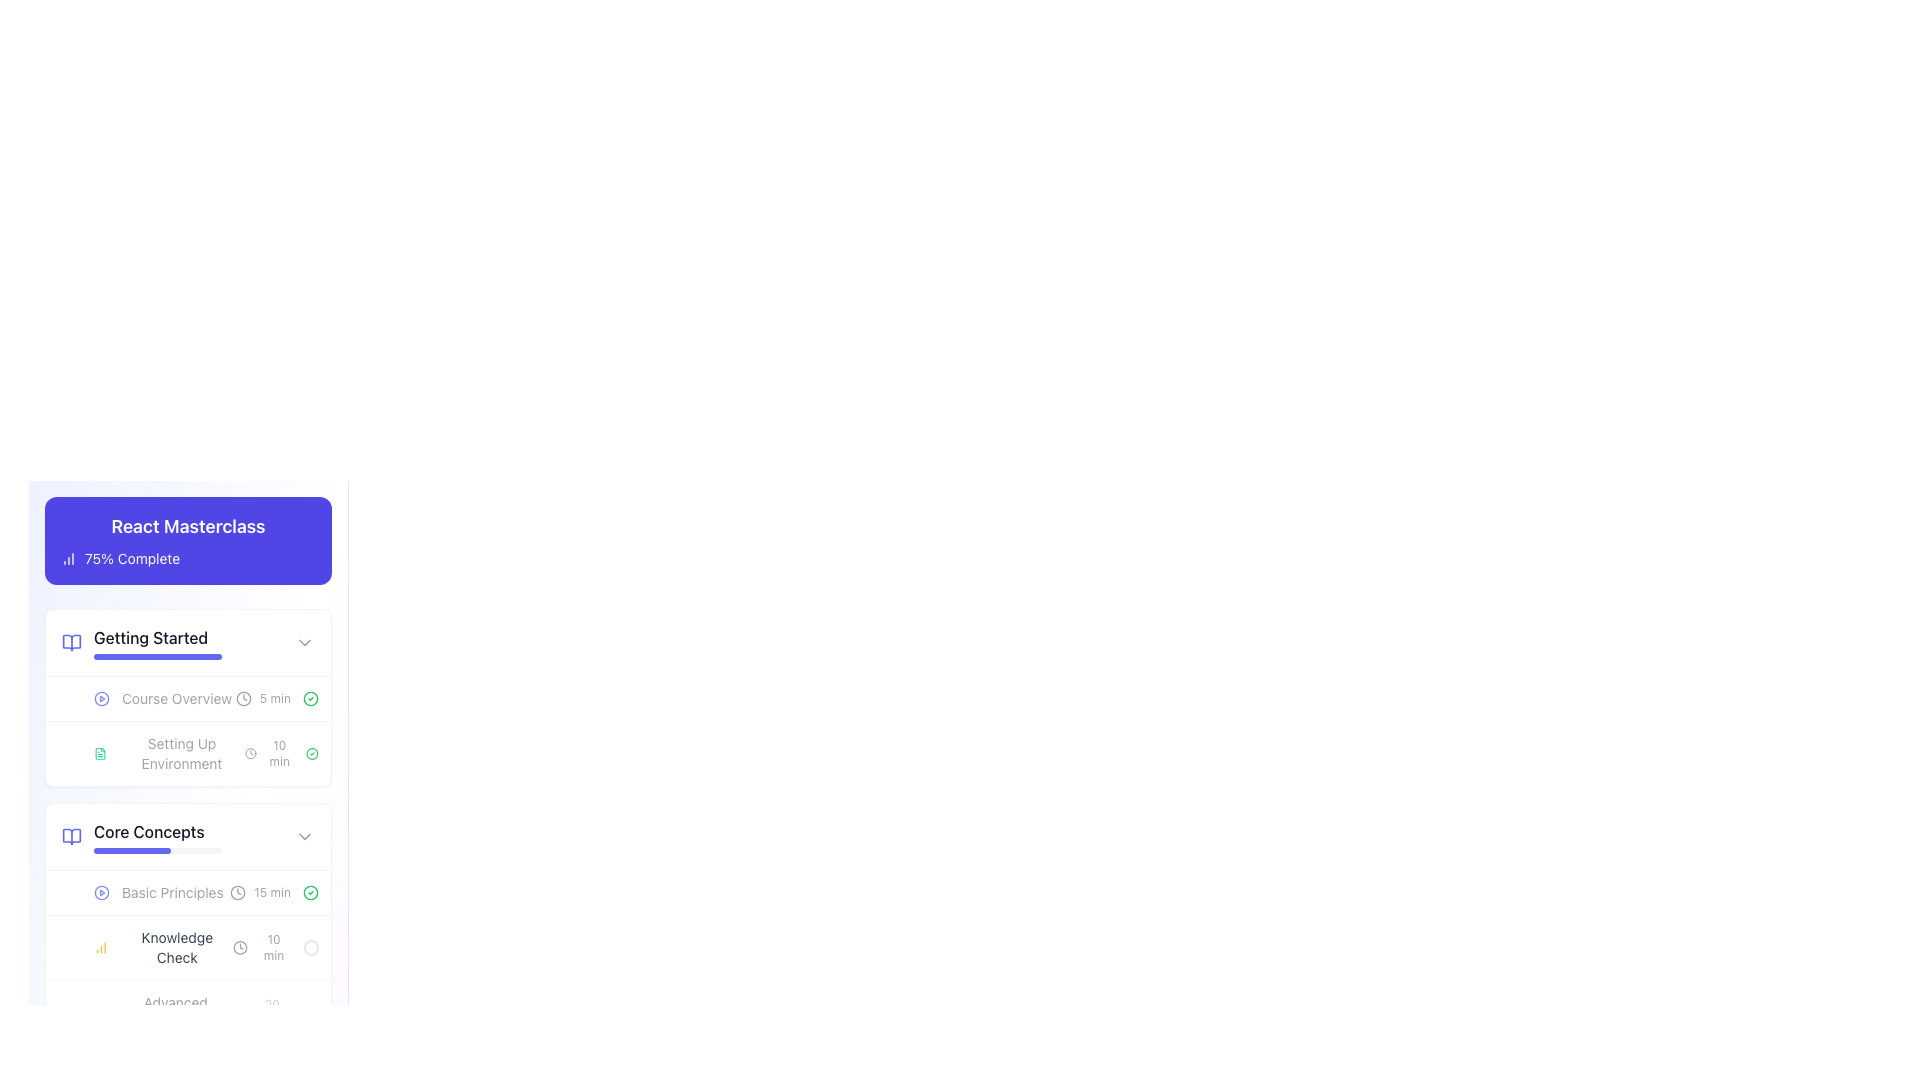 The image size is (1920, 1080). Describe the element at coordinates (188, 891) in the screenshot. I see `the interactive list item representing the course lesson titled 'Basic Principles'` at that location.